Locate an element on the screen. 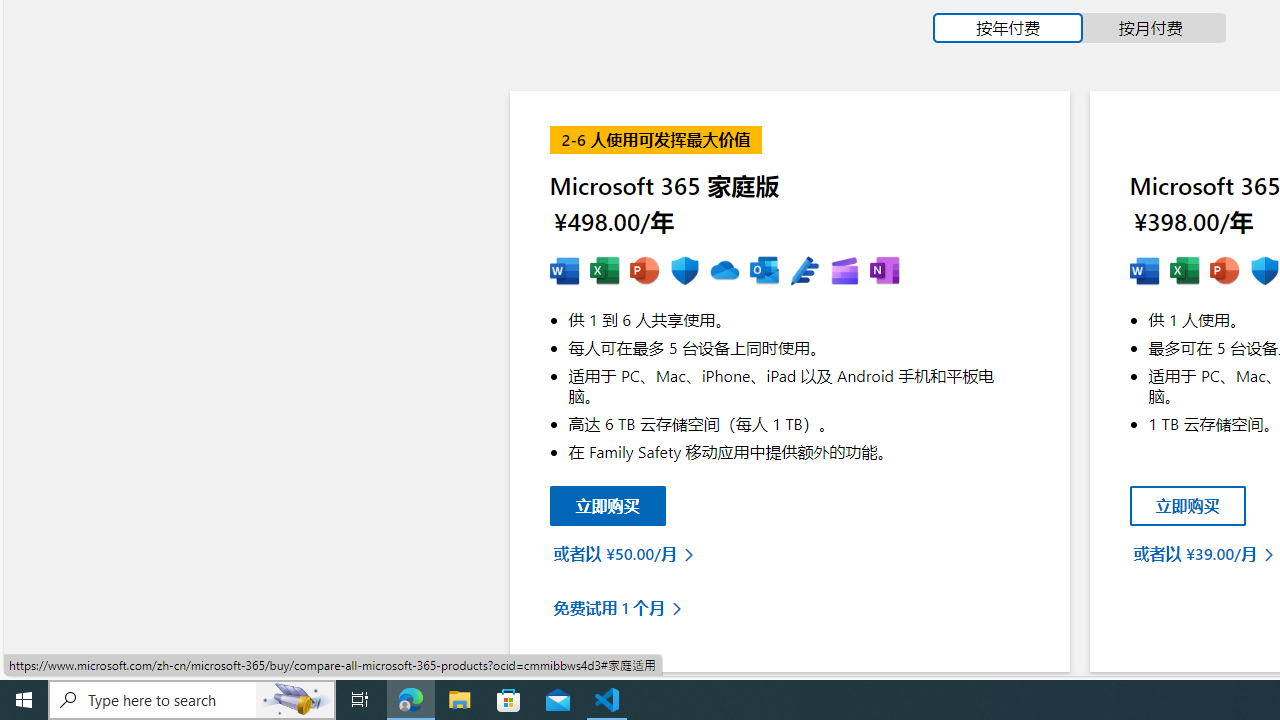 The width and height of the screenshot is (1280, 720). 'MS Clipchamp' is located at coordinates (844, 271).